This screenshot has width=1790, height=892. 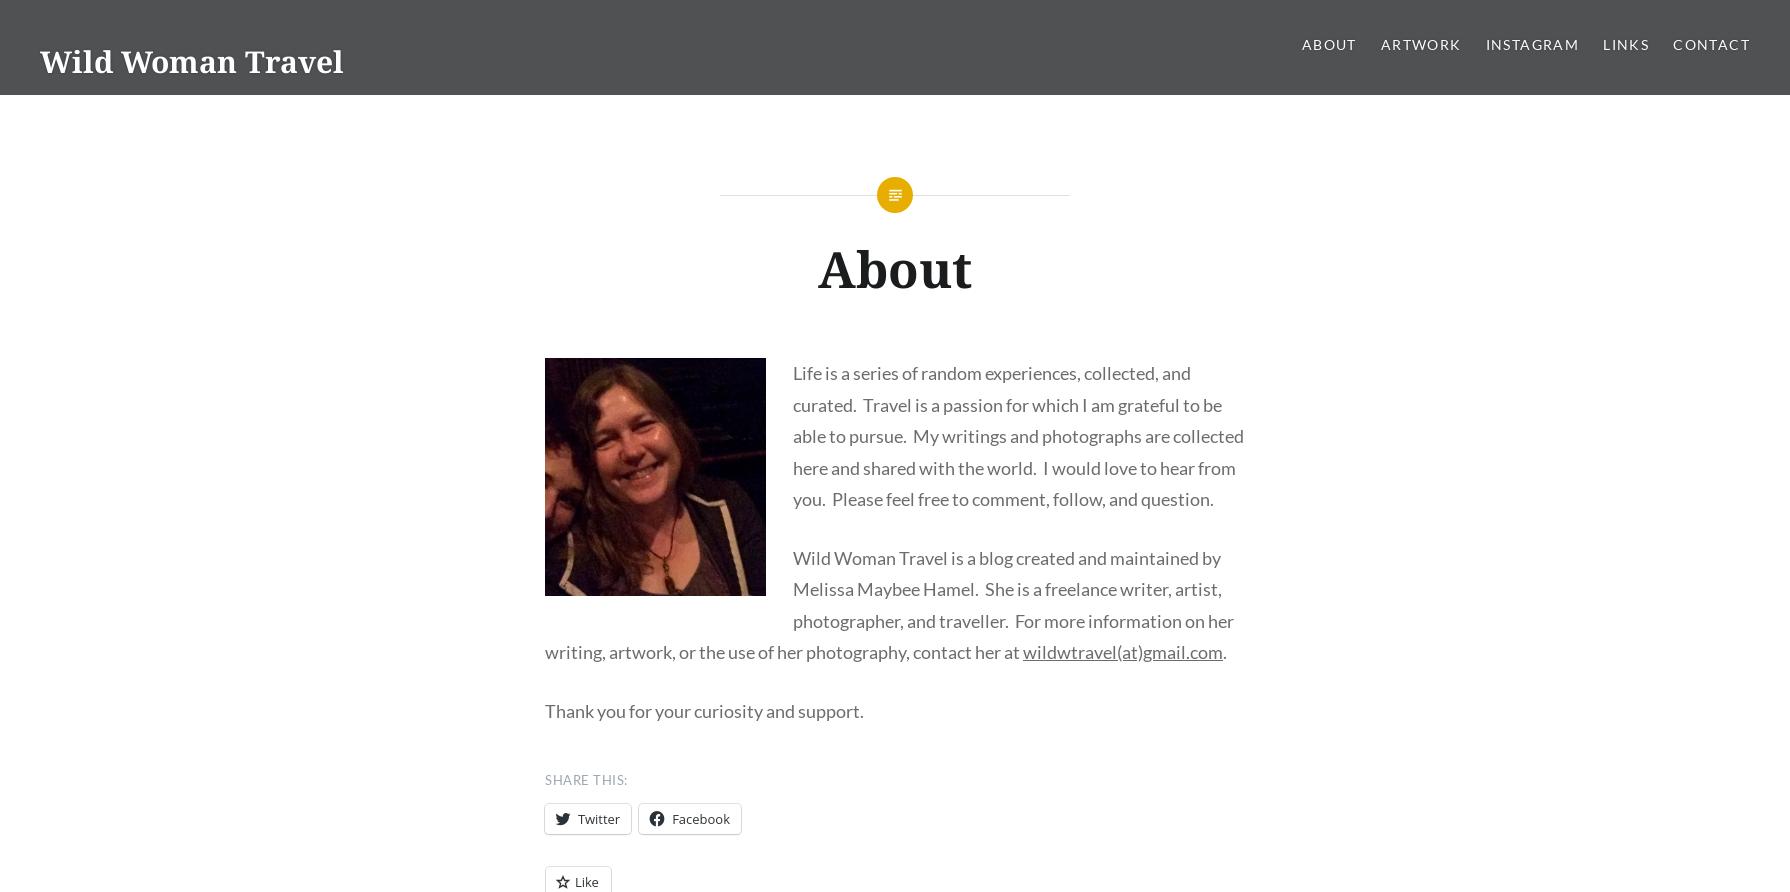 I want to click on 'Artwork', so click(x=1378, y=44).